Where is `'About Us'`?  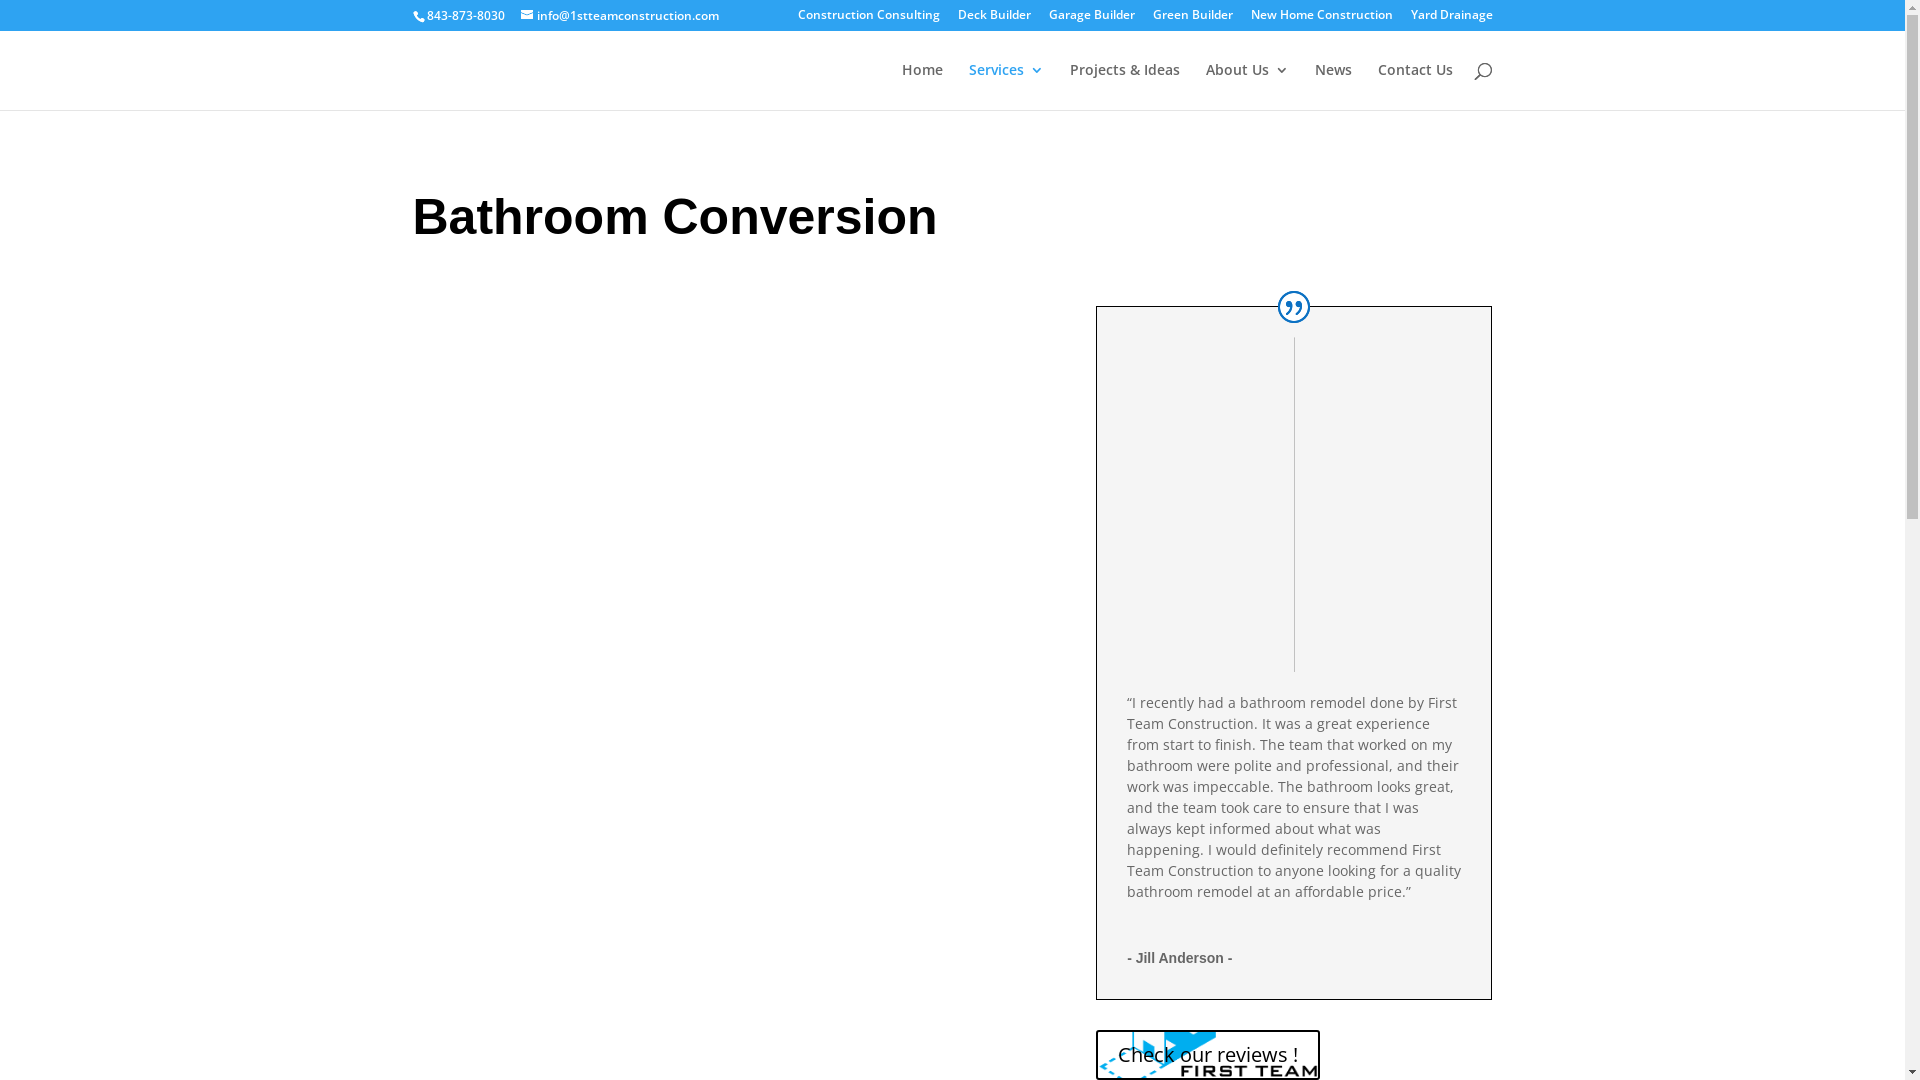
'About Us' is located at coordinates (1246, 85).